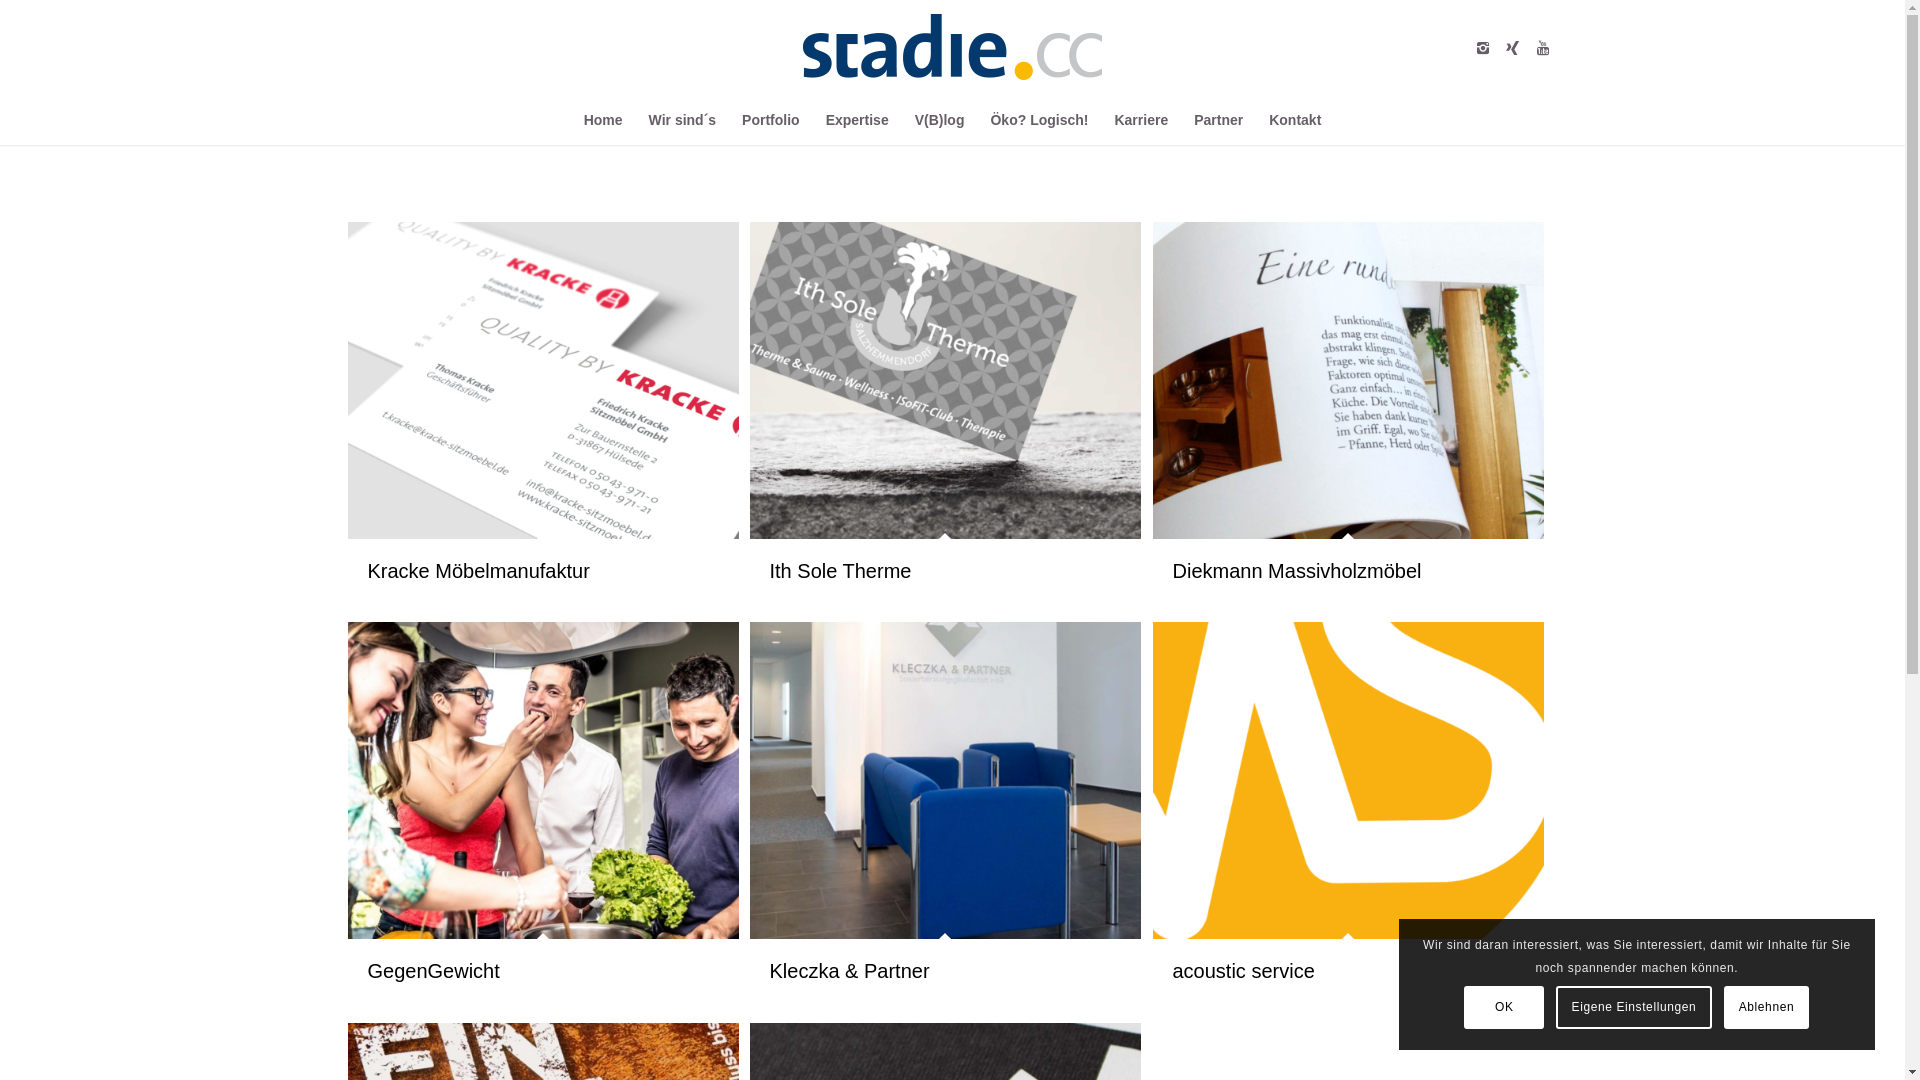 The width and height of the screenshot is (1920, 1080). Describe the element at coordinates (944, 380) in the screenshot. I see `'Ith Sole Therme'` at that location.